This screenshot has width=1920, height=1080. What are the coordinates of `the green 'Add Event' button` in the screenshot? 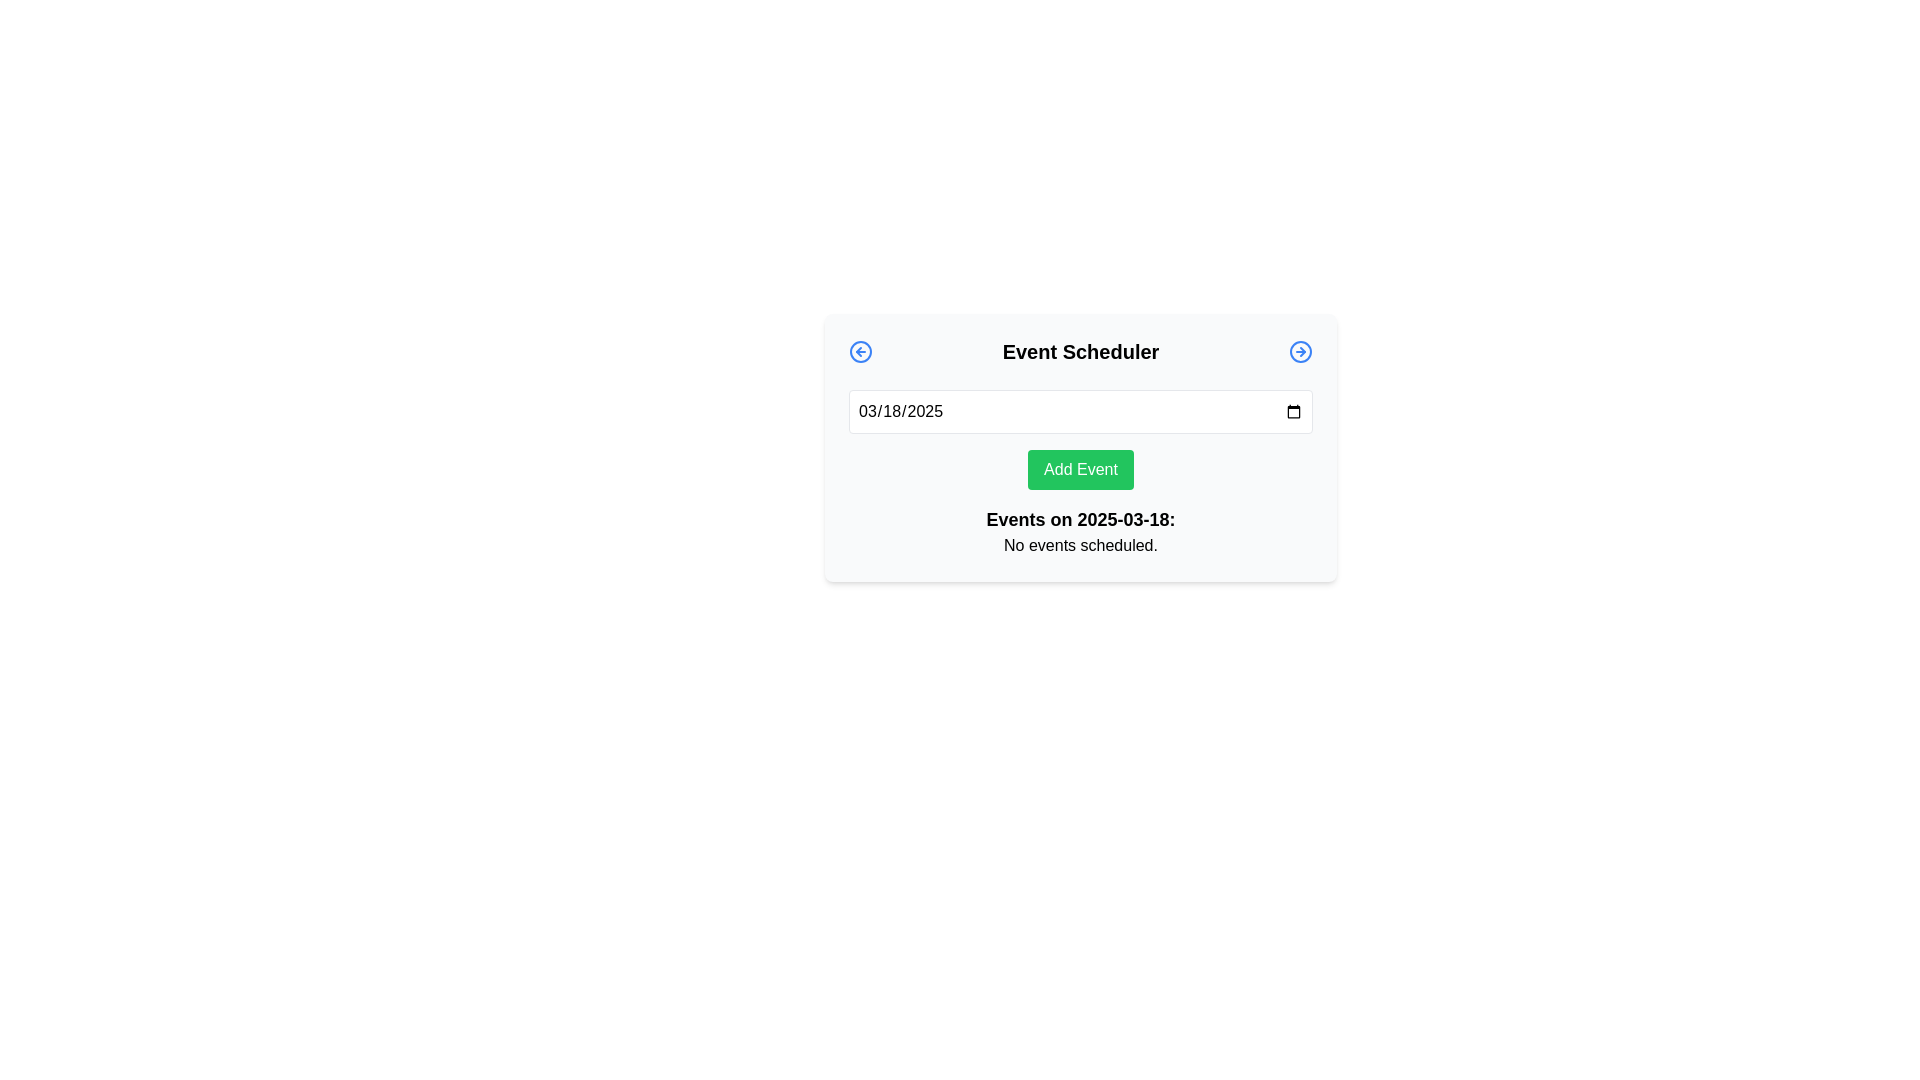 It's located at (1079, 446).